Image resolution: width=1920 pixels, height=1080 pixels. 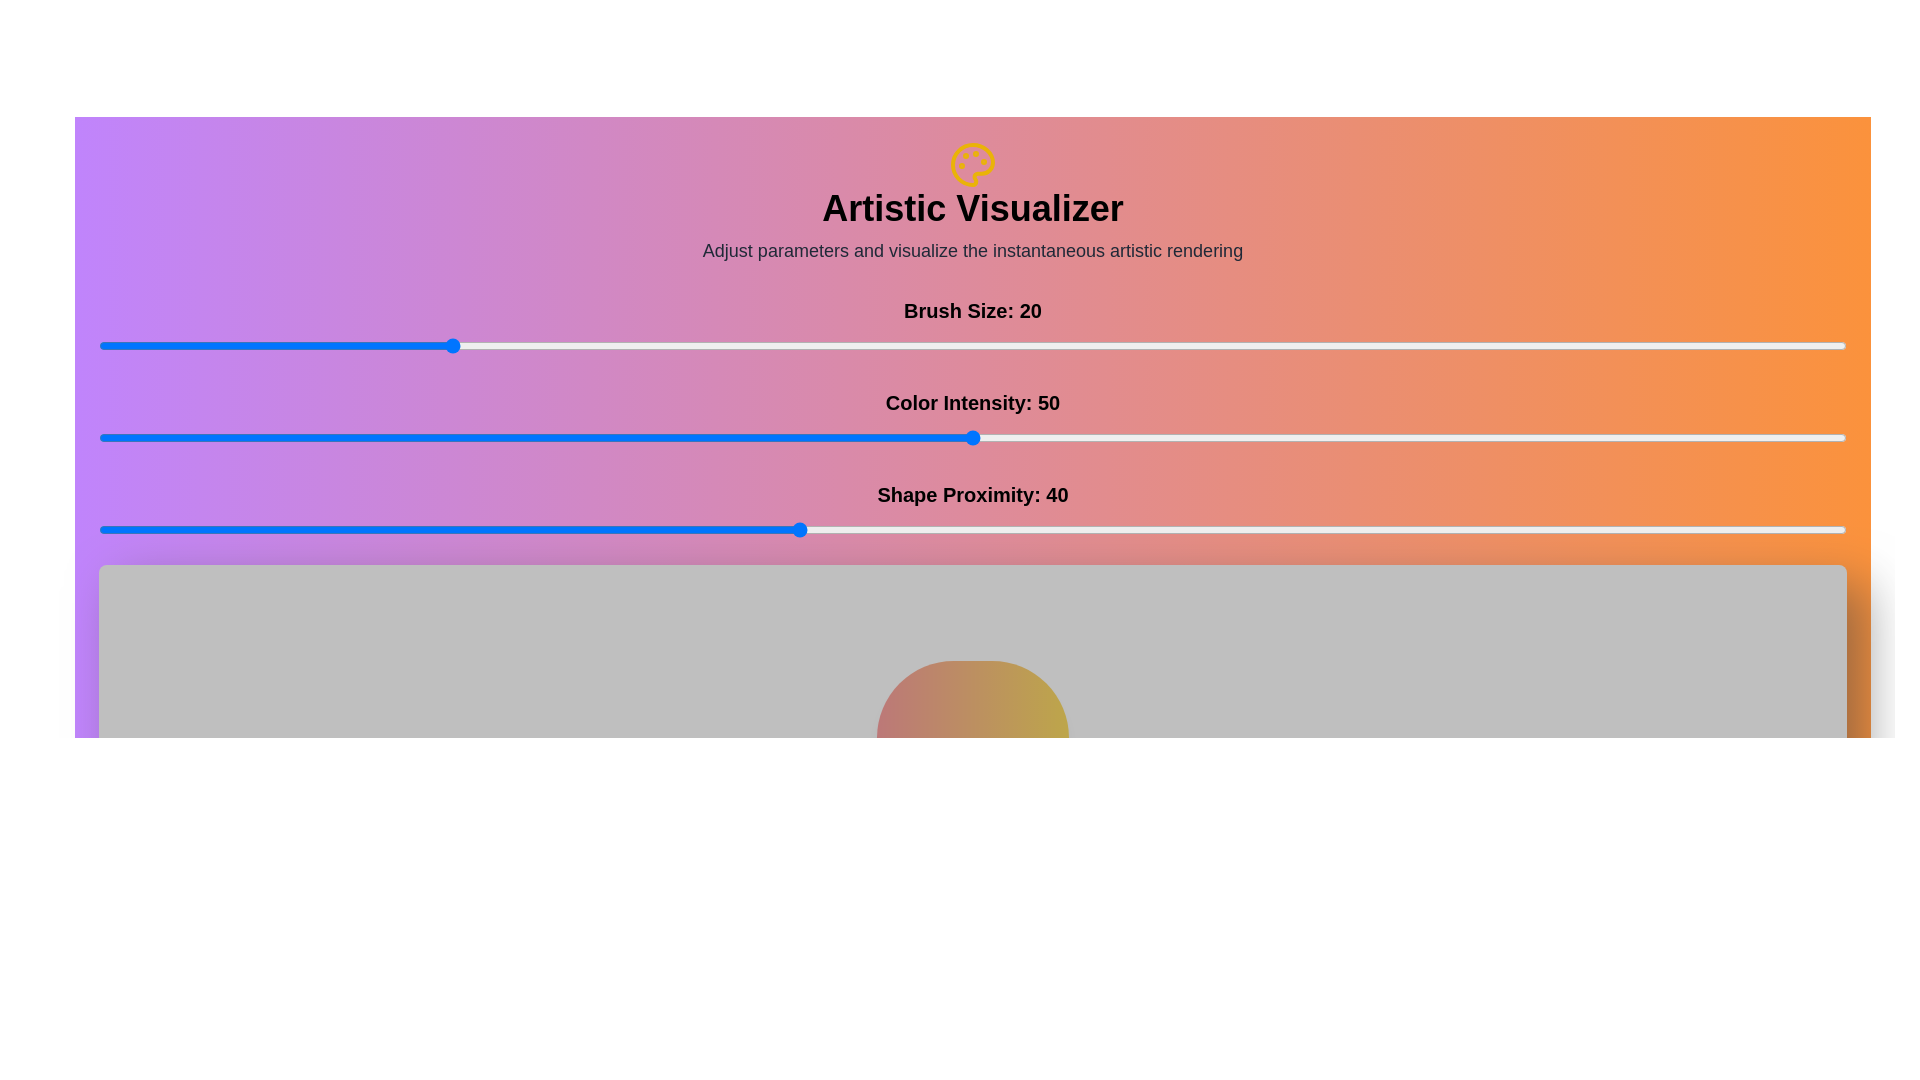 I want to click on the 'Shape Proximity' slider to 32 value, so click(x=658, y=528).